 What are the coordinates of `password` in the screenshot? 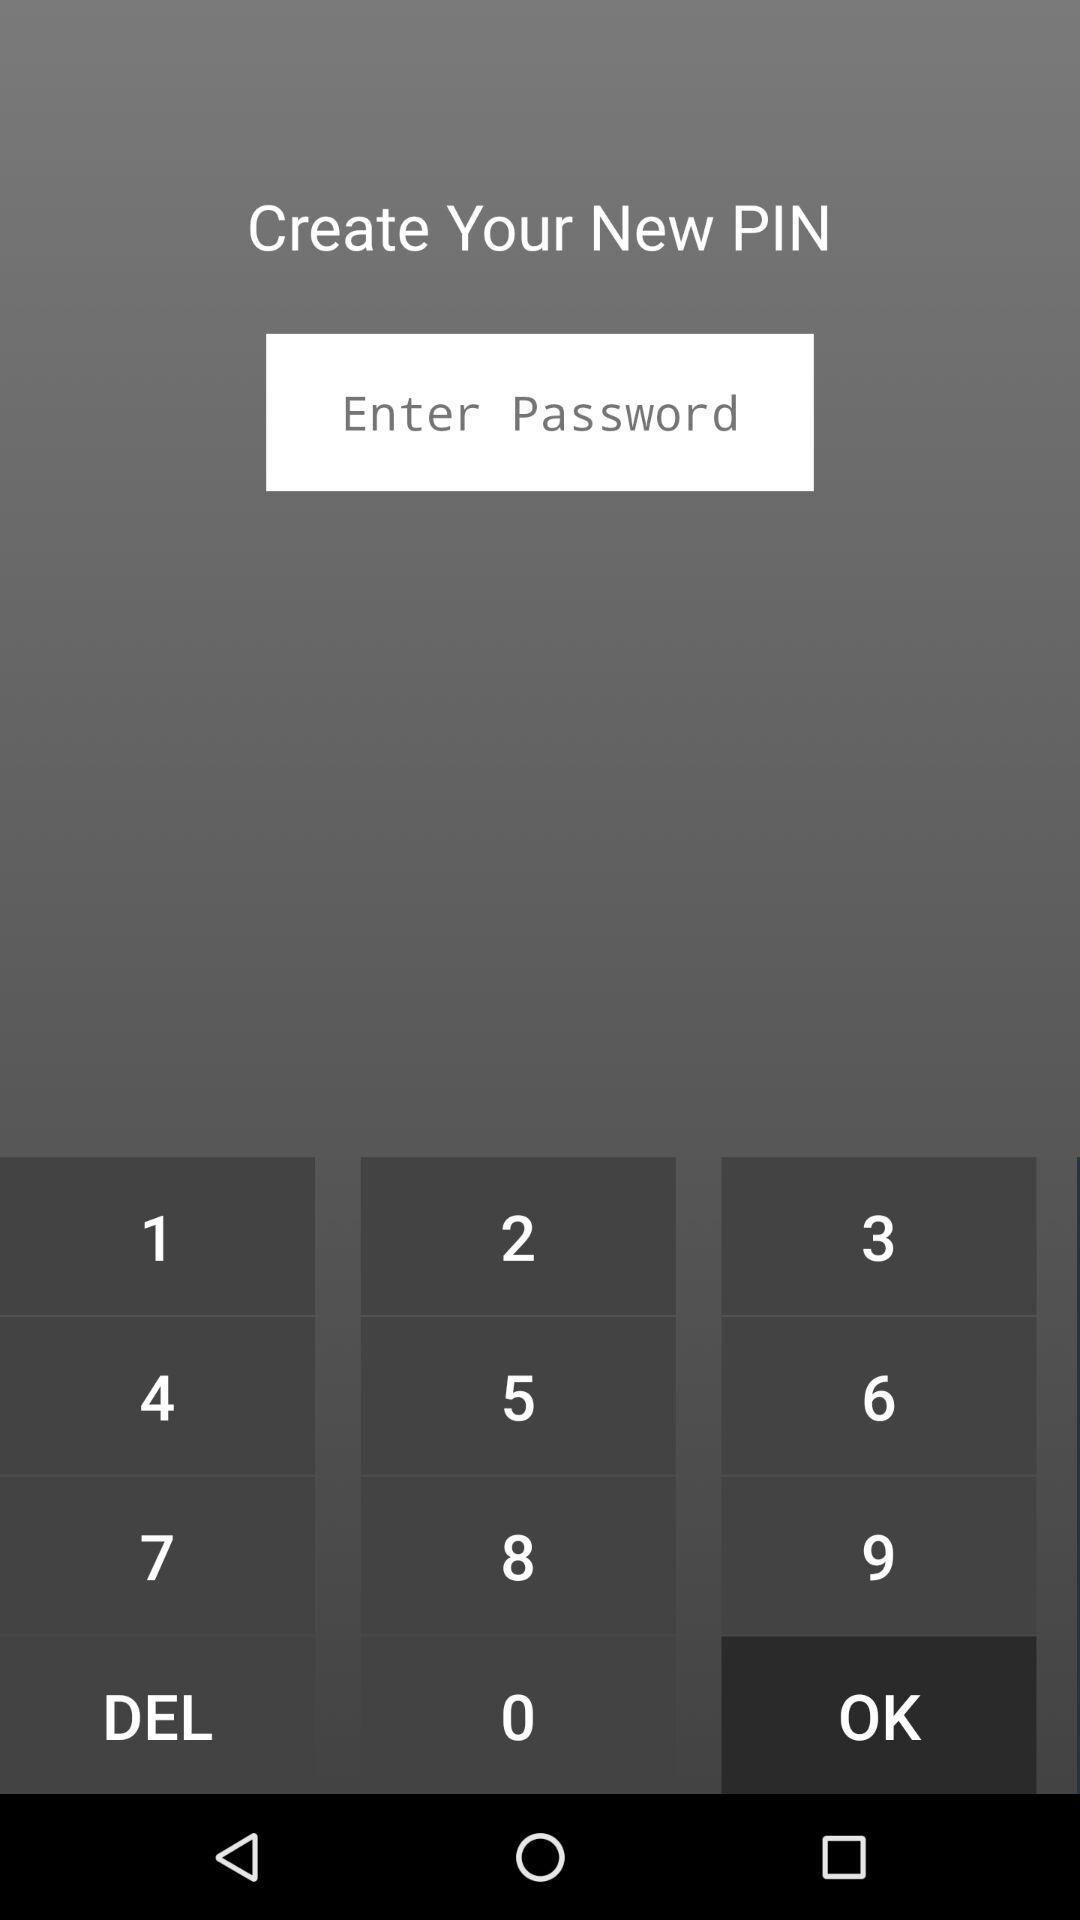 It's located at (540, 411).